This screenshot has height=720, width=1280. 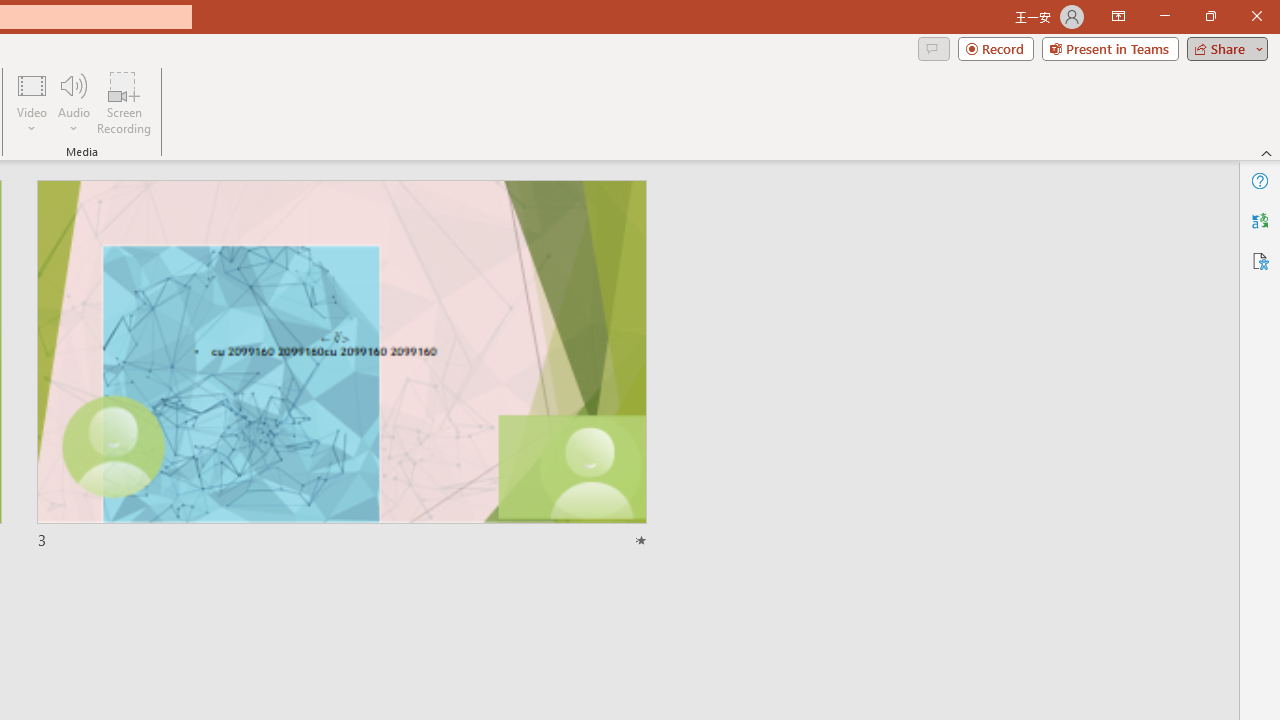 I want to click on 'Restore Down', so click(x=1209, y=16).